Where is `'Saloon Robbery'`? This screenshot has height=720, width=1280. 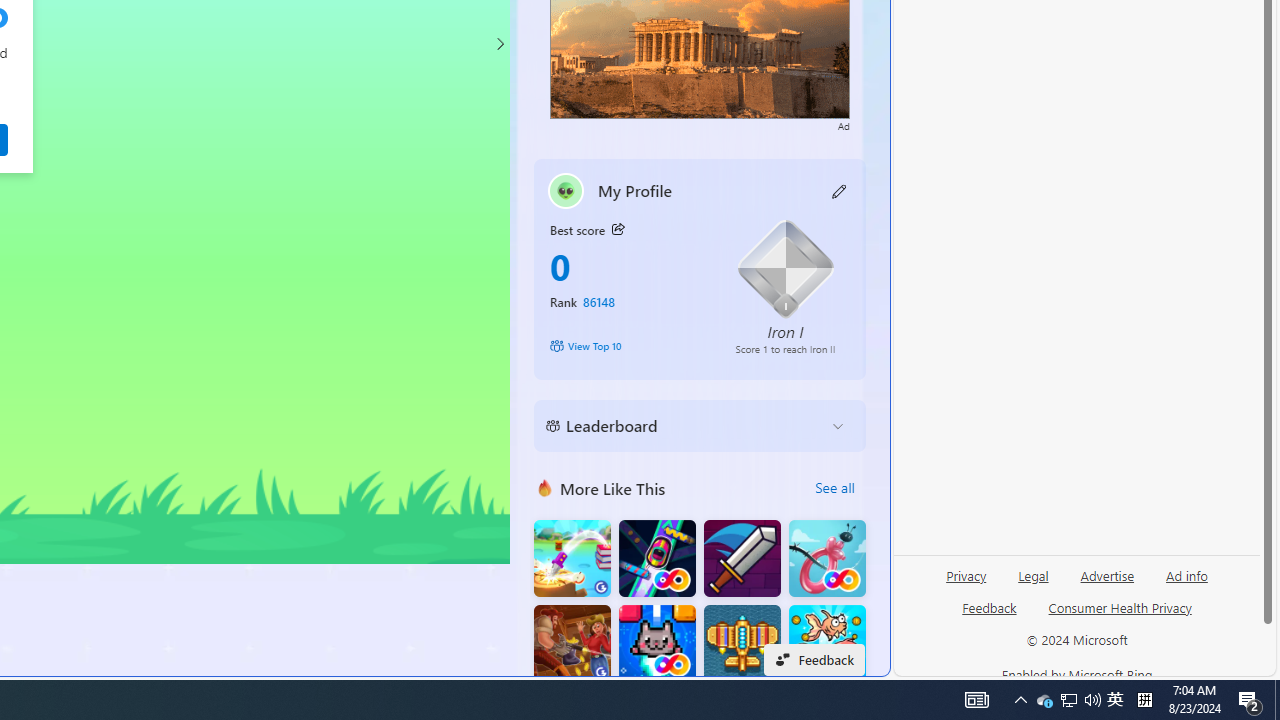 'Saloon Robbery' is located at coordinates (571, 643).